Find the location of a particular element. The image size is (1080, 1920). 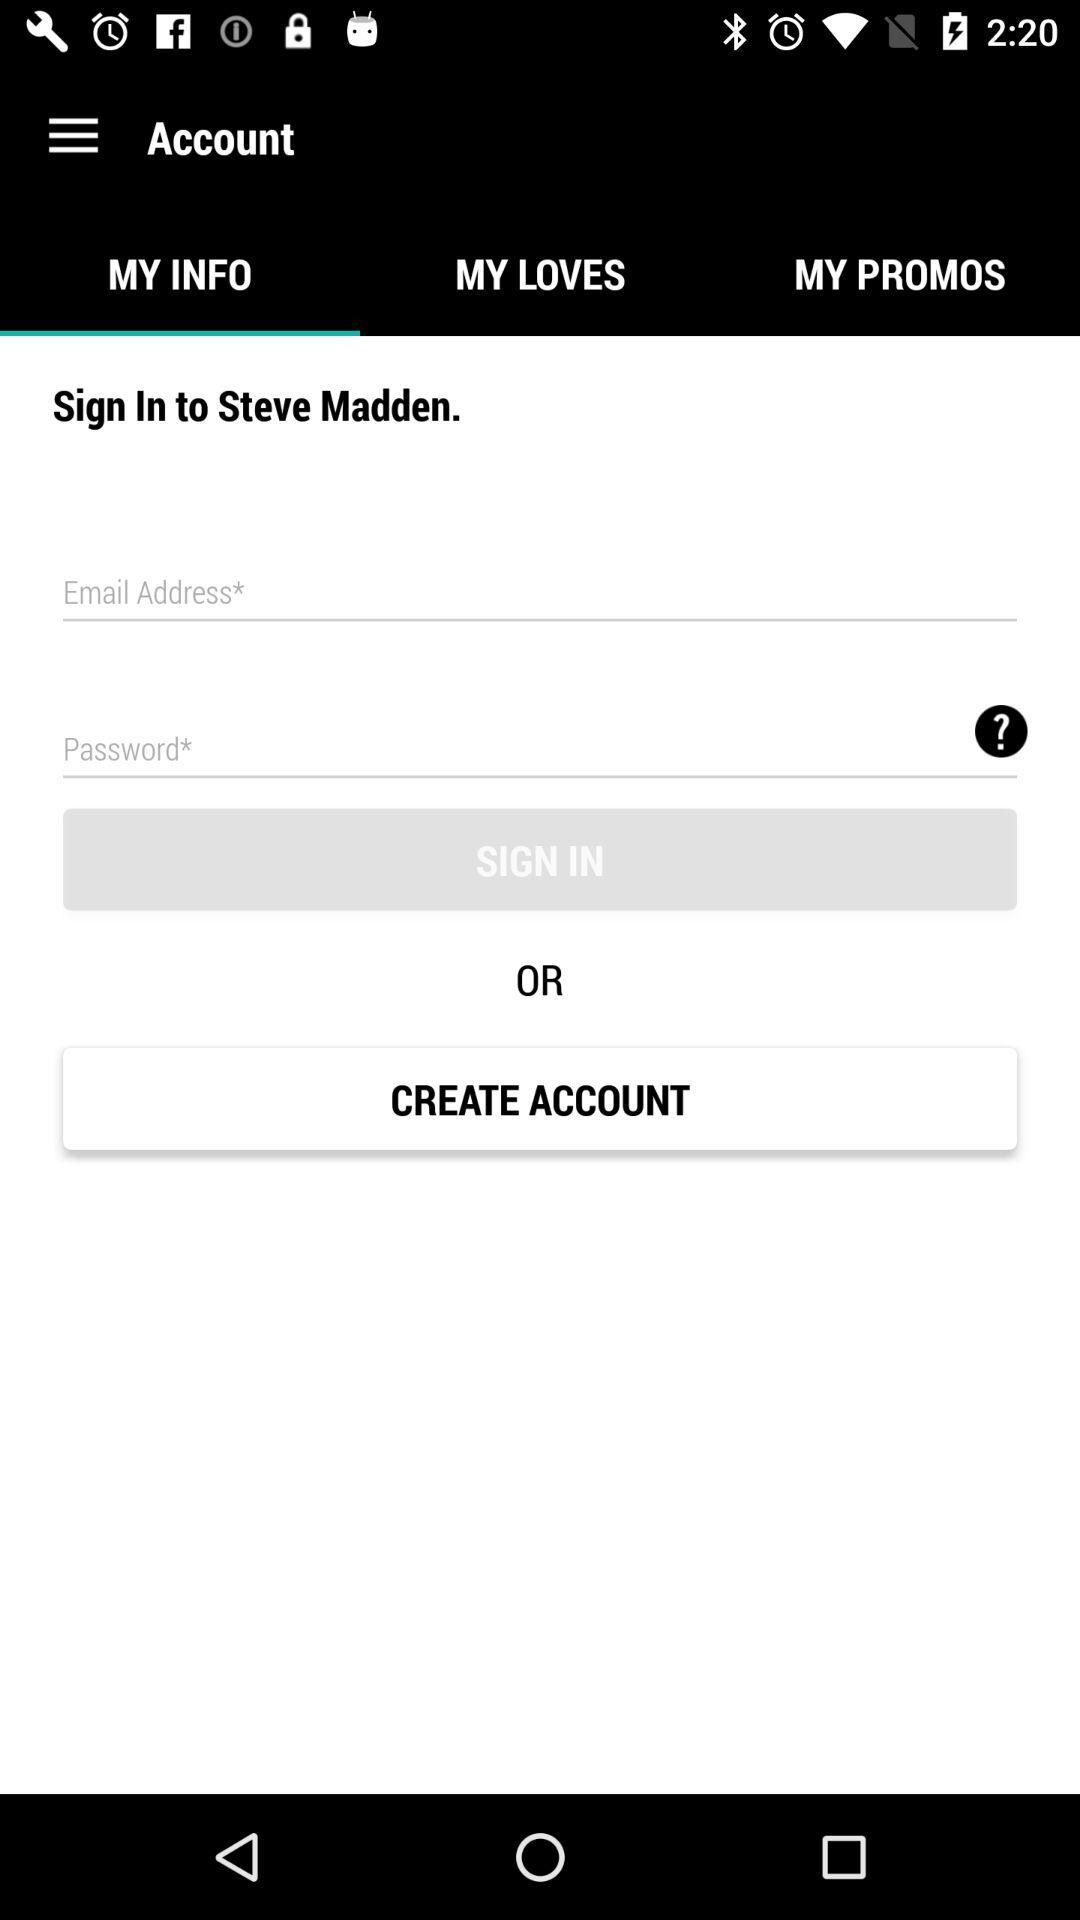

email address is located at coordinates (540, 592).